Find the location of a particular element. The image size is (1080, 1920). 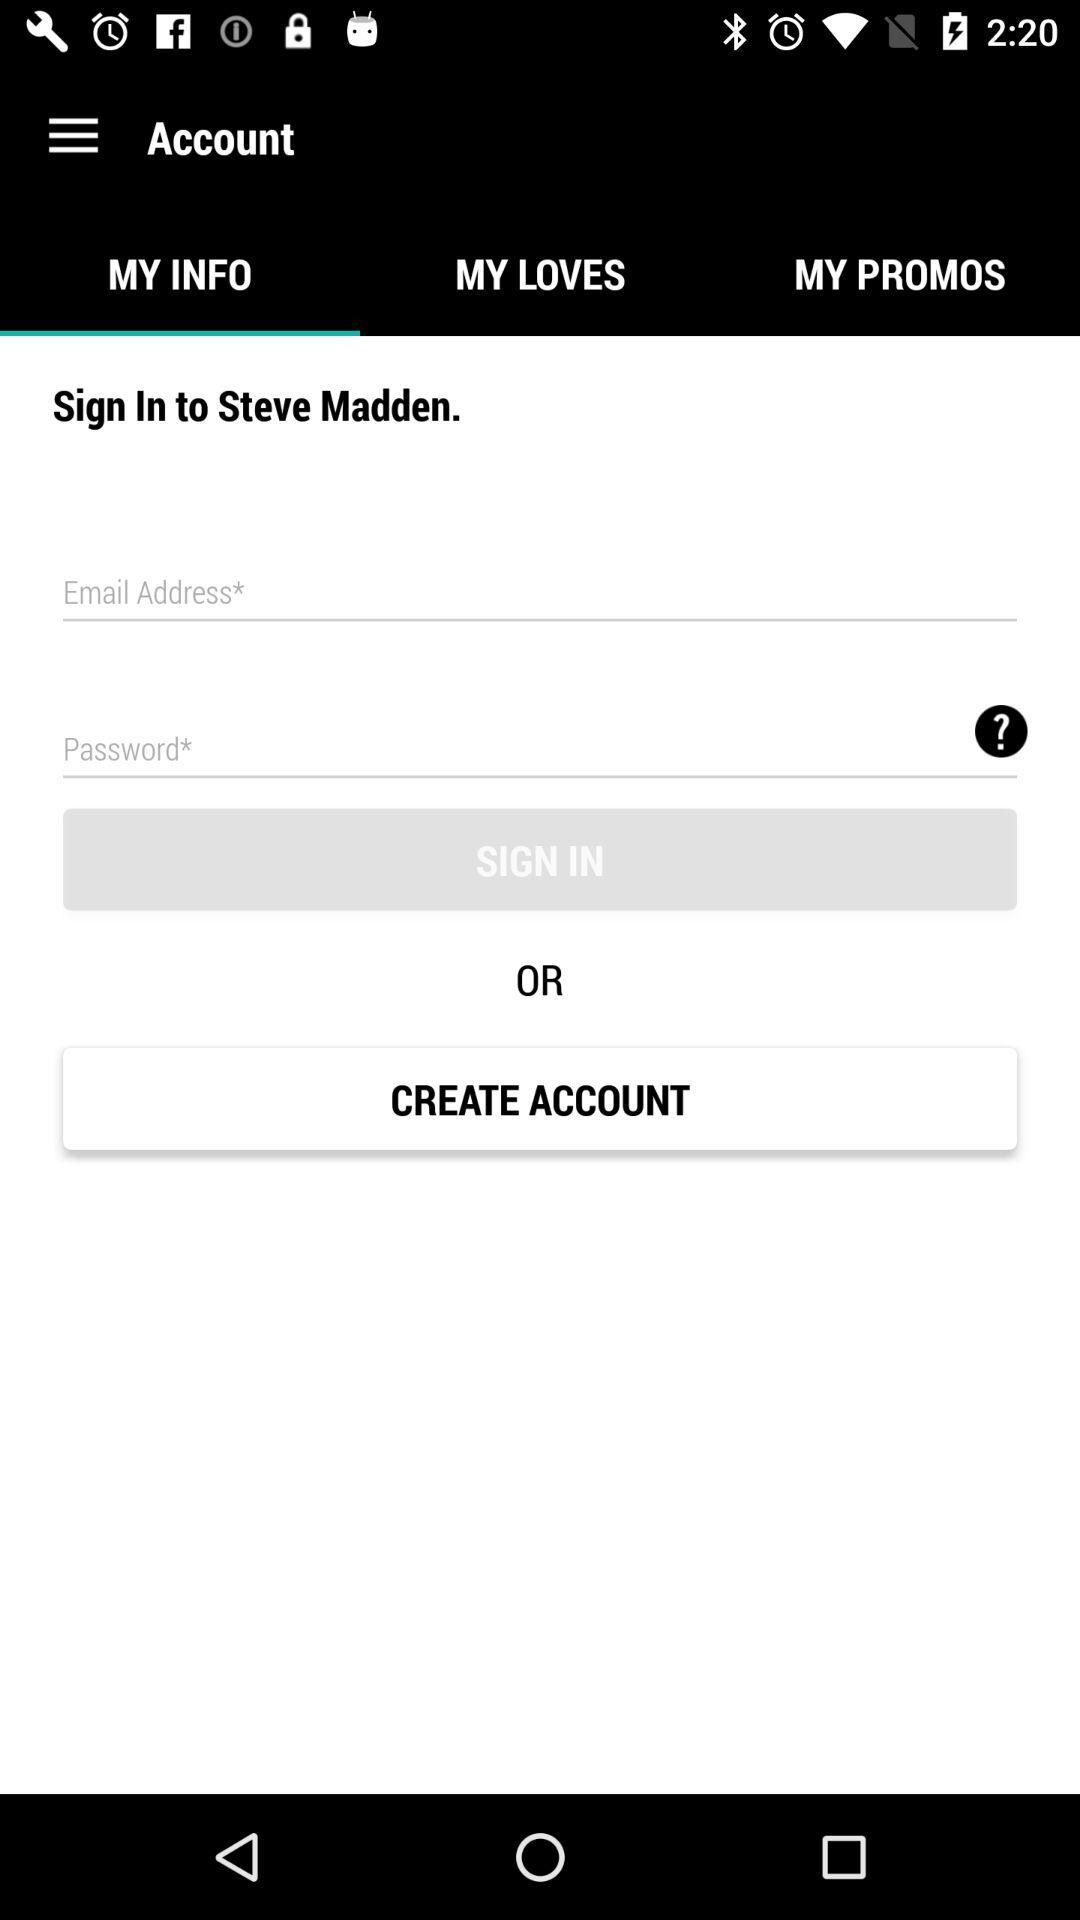

email address is located at coordinates (540, 592).